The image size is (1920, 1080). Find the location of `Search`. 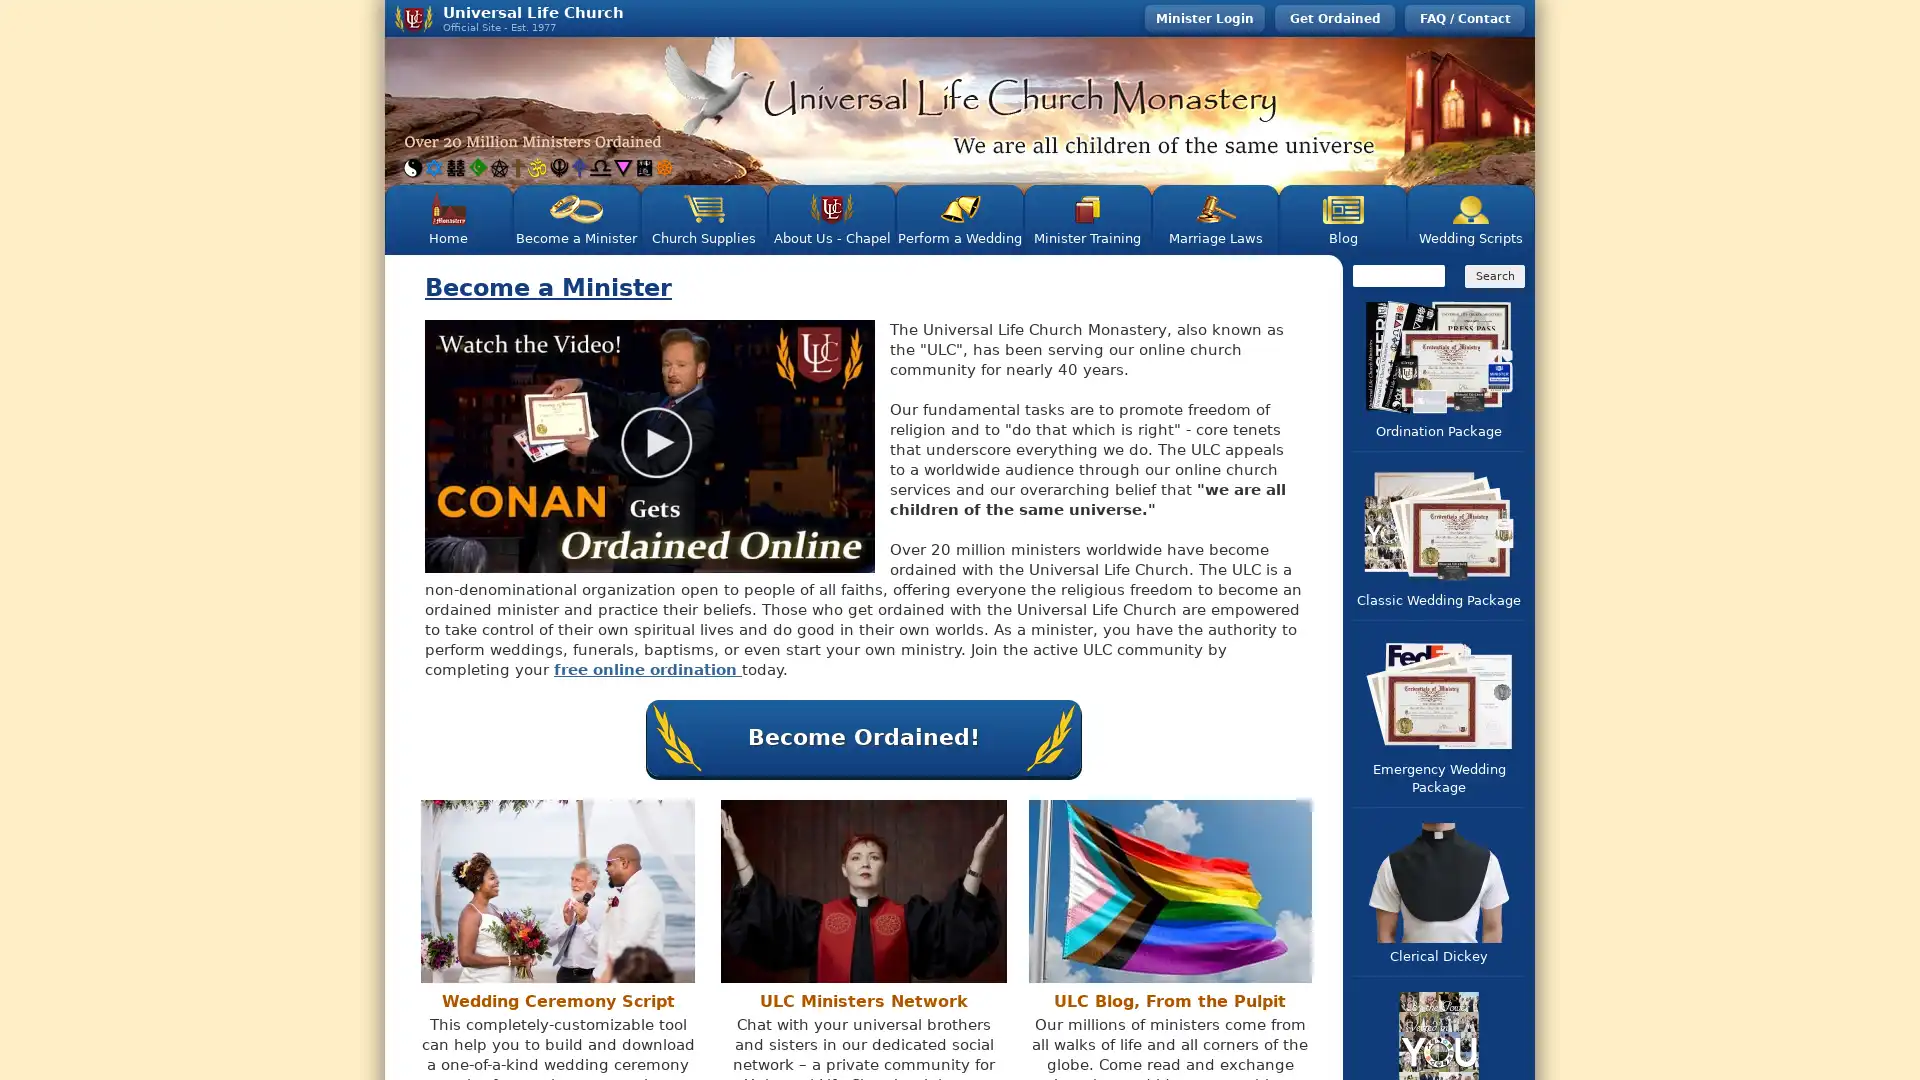

Search is located at coordinates (1494, 276).